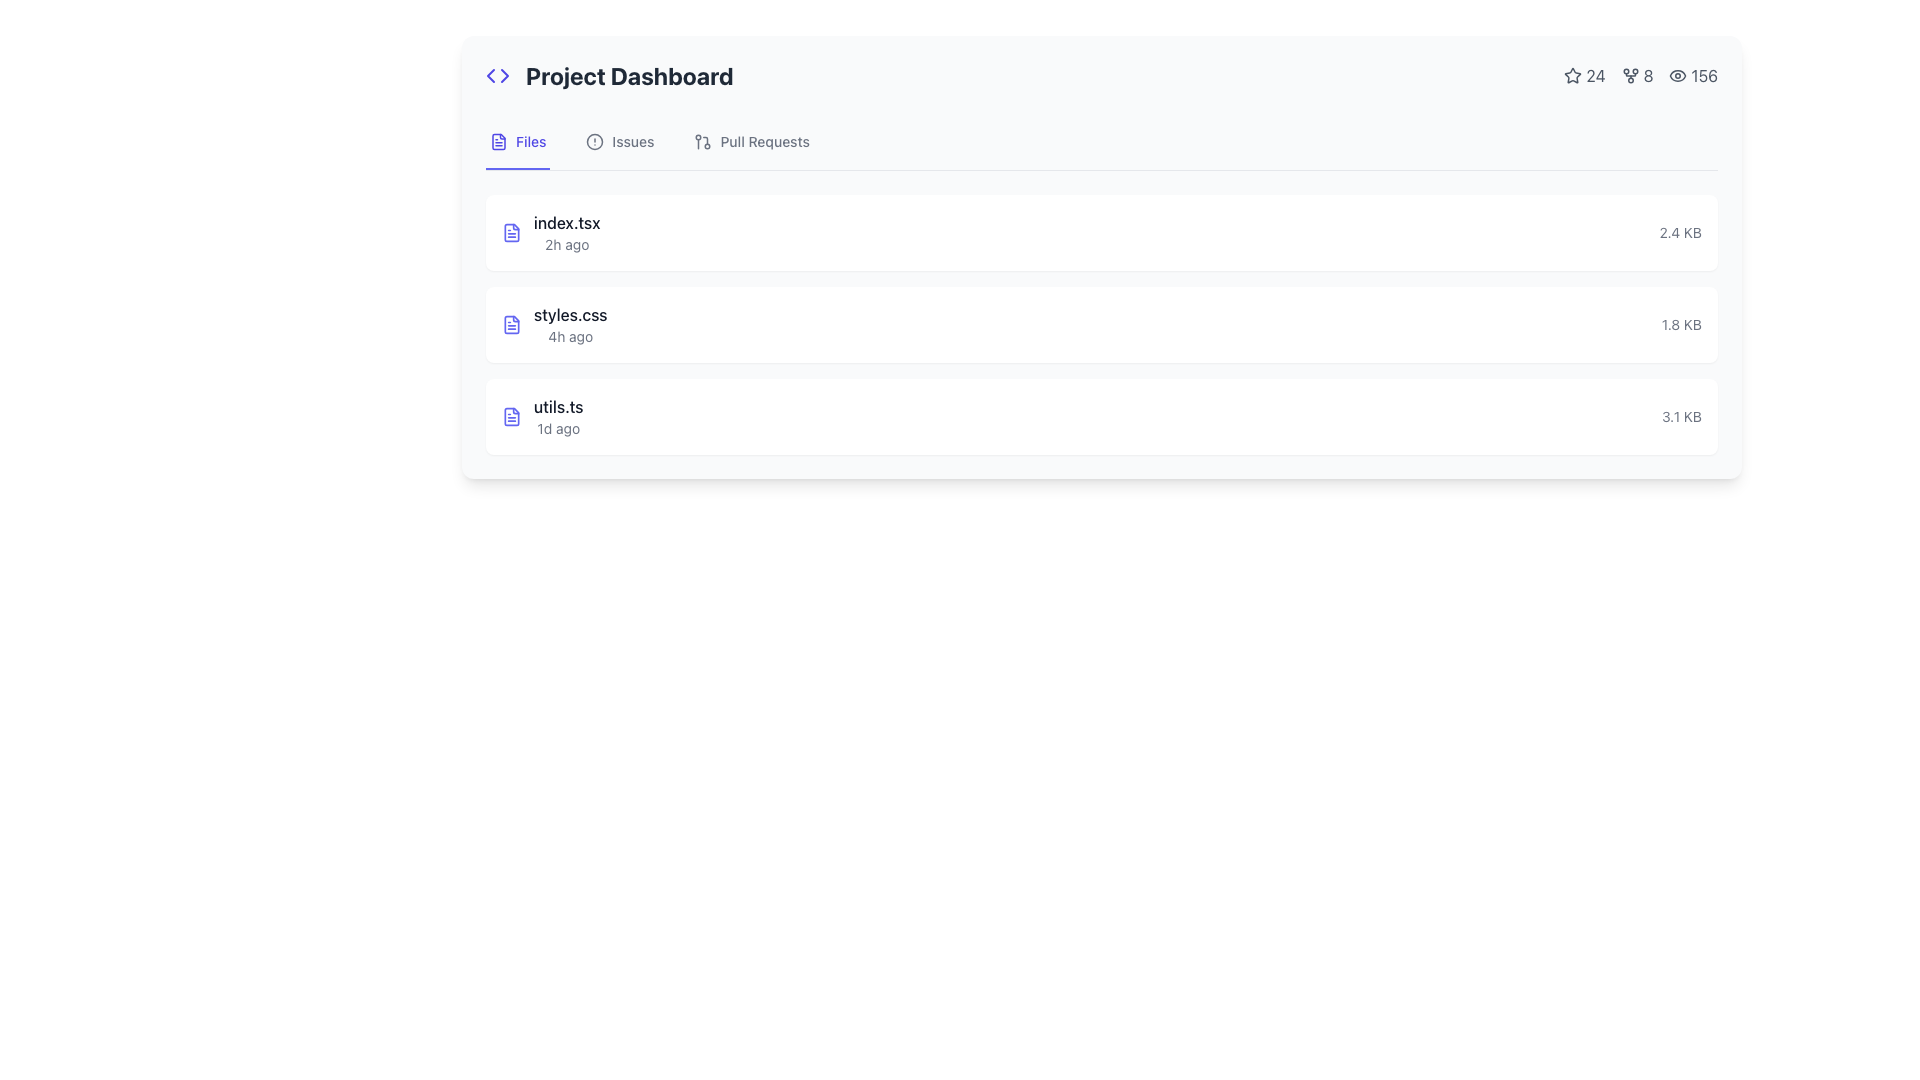 This screenshot has width=1920, height=1080. I want to click on the static badge with icon and number indicating the number of forks in the top-right corner of the Project Dashboard, positioned between a star icon with the number '24' and an eye icon with the number '156', so click(1637, 75).